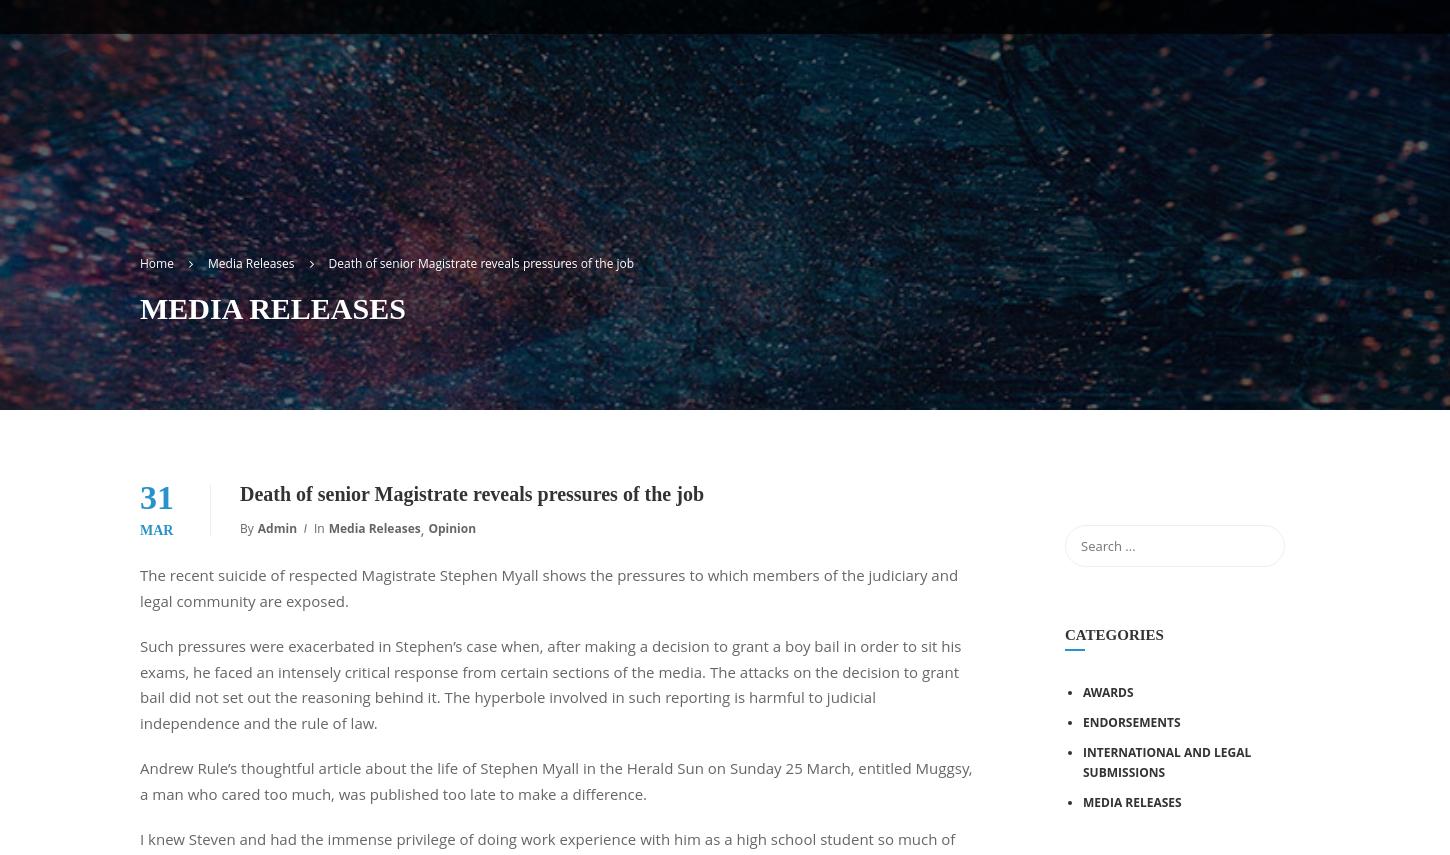 This screenshot has width=1450, height=855. What do you see at coordinates (555, 779) in the screenshot?
I see `'Andrew Rule’s thoughtful article about the life of Stephen Myall in the Herald Sun on Sunday 25 March, entitled Muggsy, a man who cared too much, was published too late to make a difference.'` at bounding box center [555, 779].